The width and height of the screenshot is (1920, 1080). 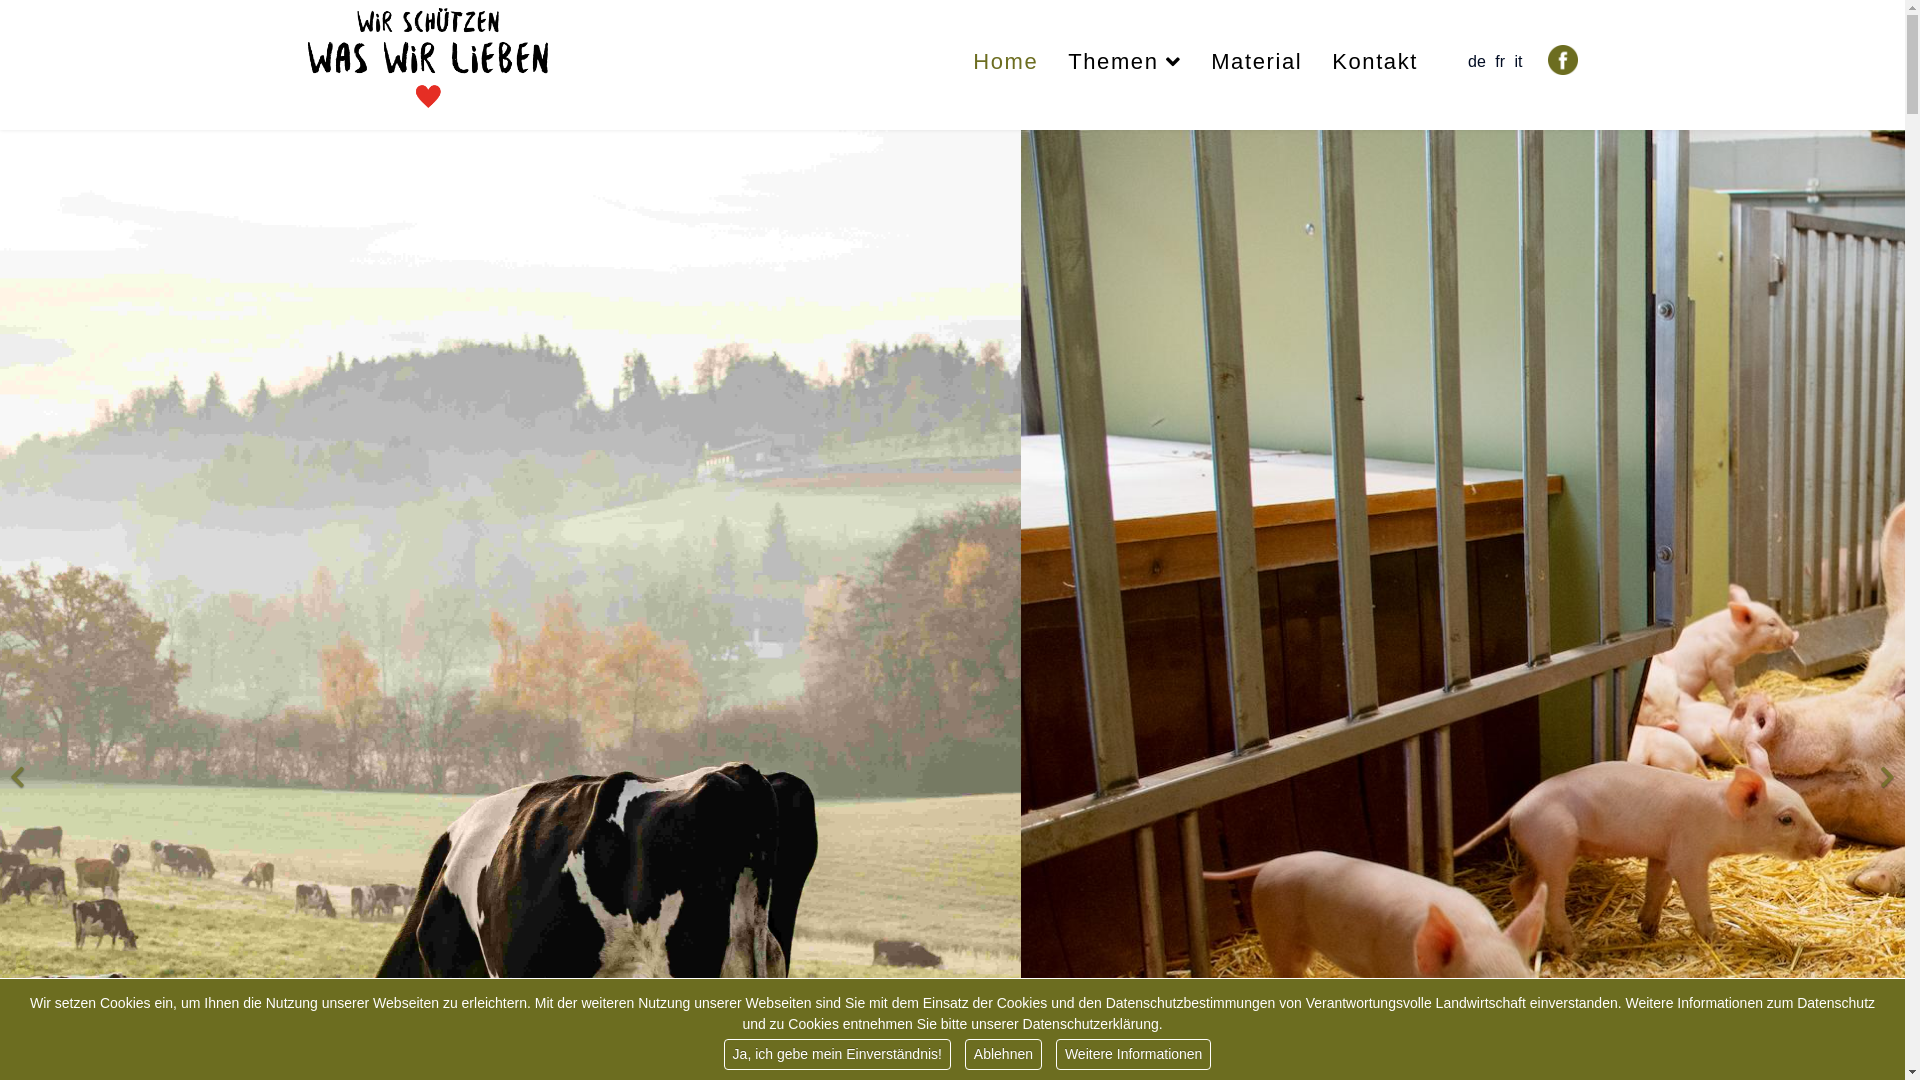 What do you see at coordinates (1468, 60) in the screenshot?
I see `'de'` at bounding box center [1468, 60].